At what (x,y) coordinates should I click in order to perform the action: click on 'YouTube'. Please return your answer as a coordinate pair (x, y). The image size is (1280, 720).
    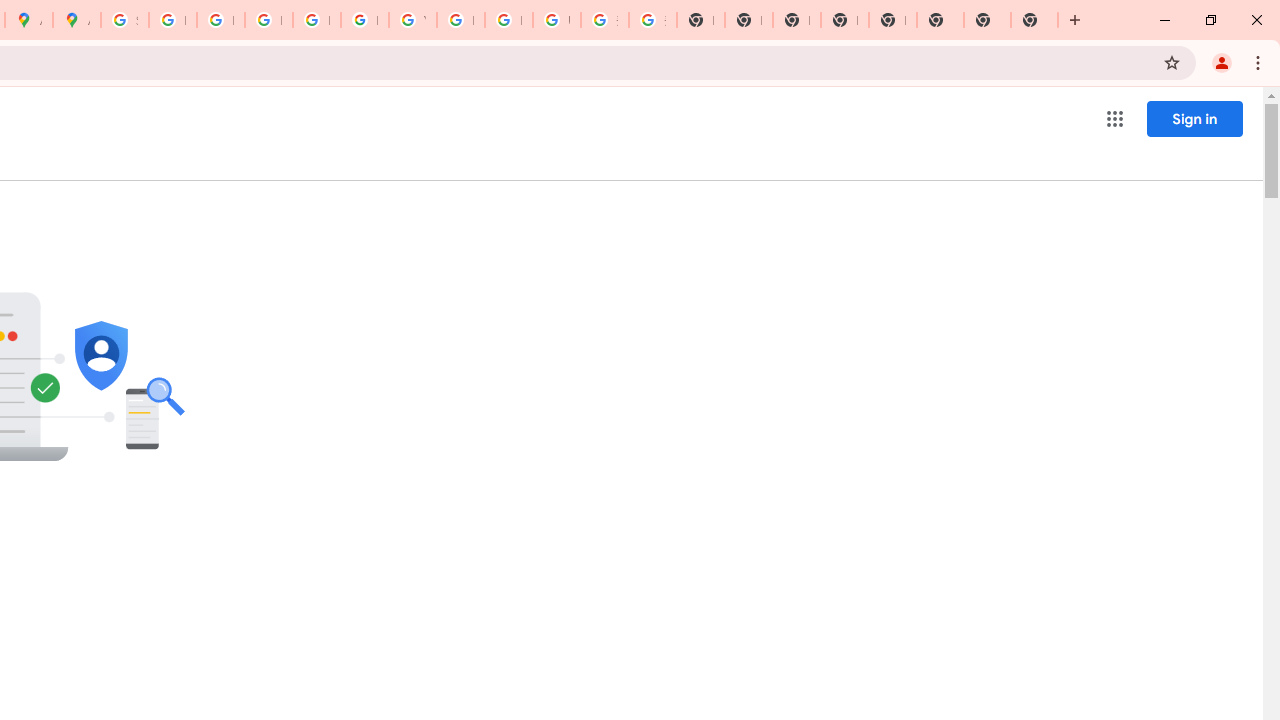
    Looking at the image, I should click on (411, 20).